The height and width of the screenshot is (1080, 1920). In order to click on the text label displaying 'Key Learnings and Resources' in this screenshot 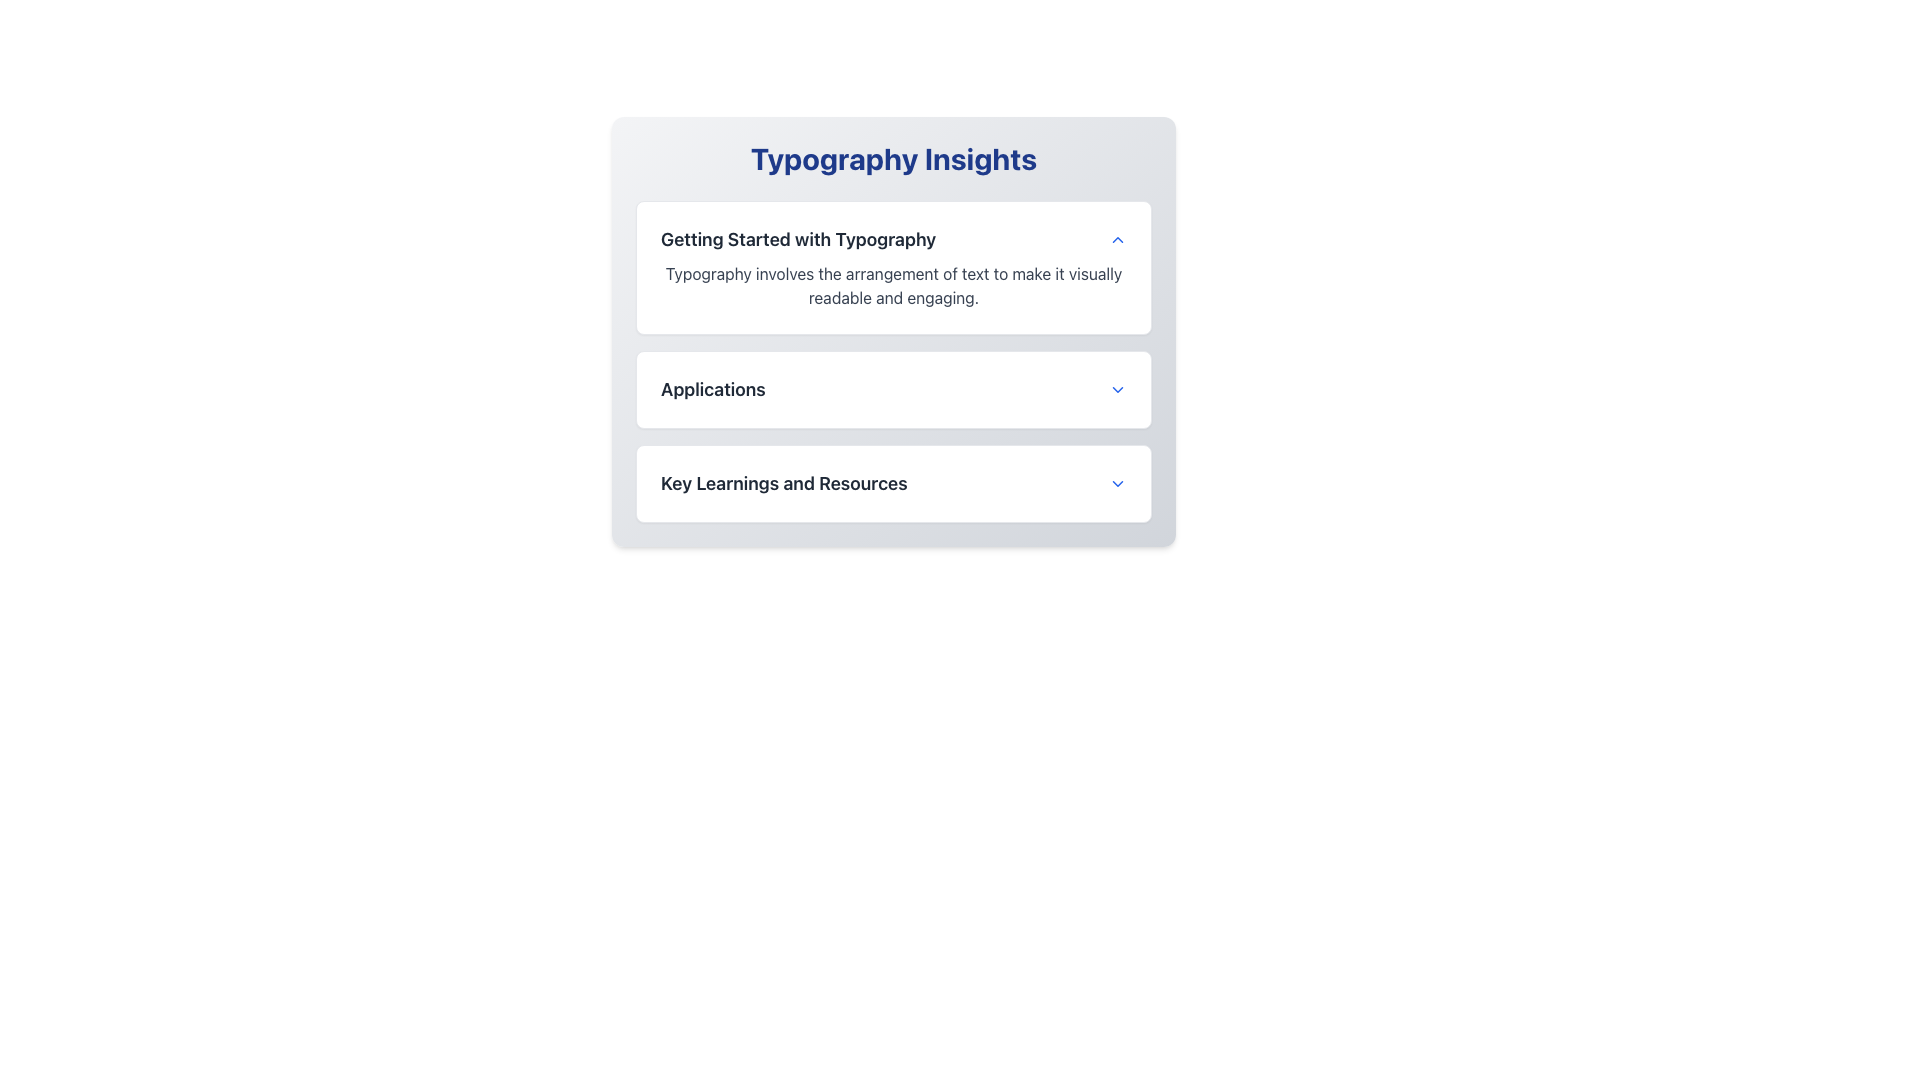, I will do `click(783, 483)`.